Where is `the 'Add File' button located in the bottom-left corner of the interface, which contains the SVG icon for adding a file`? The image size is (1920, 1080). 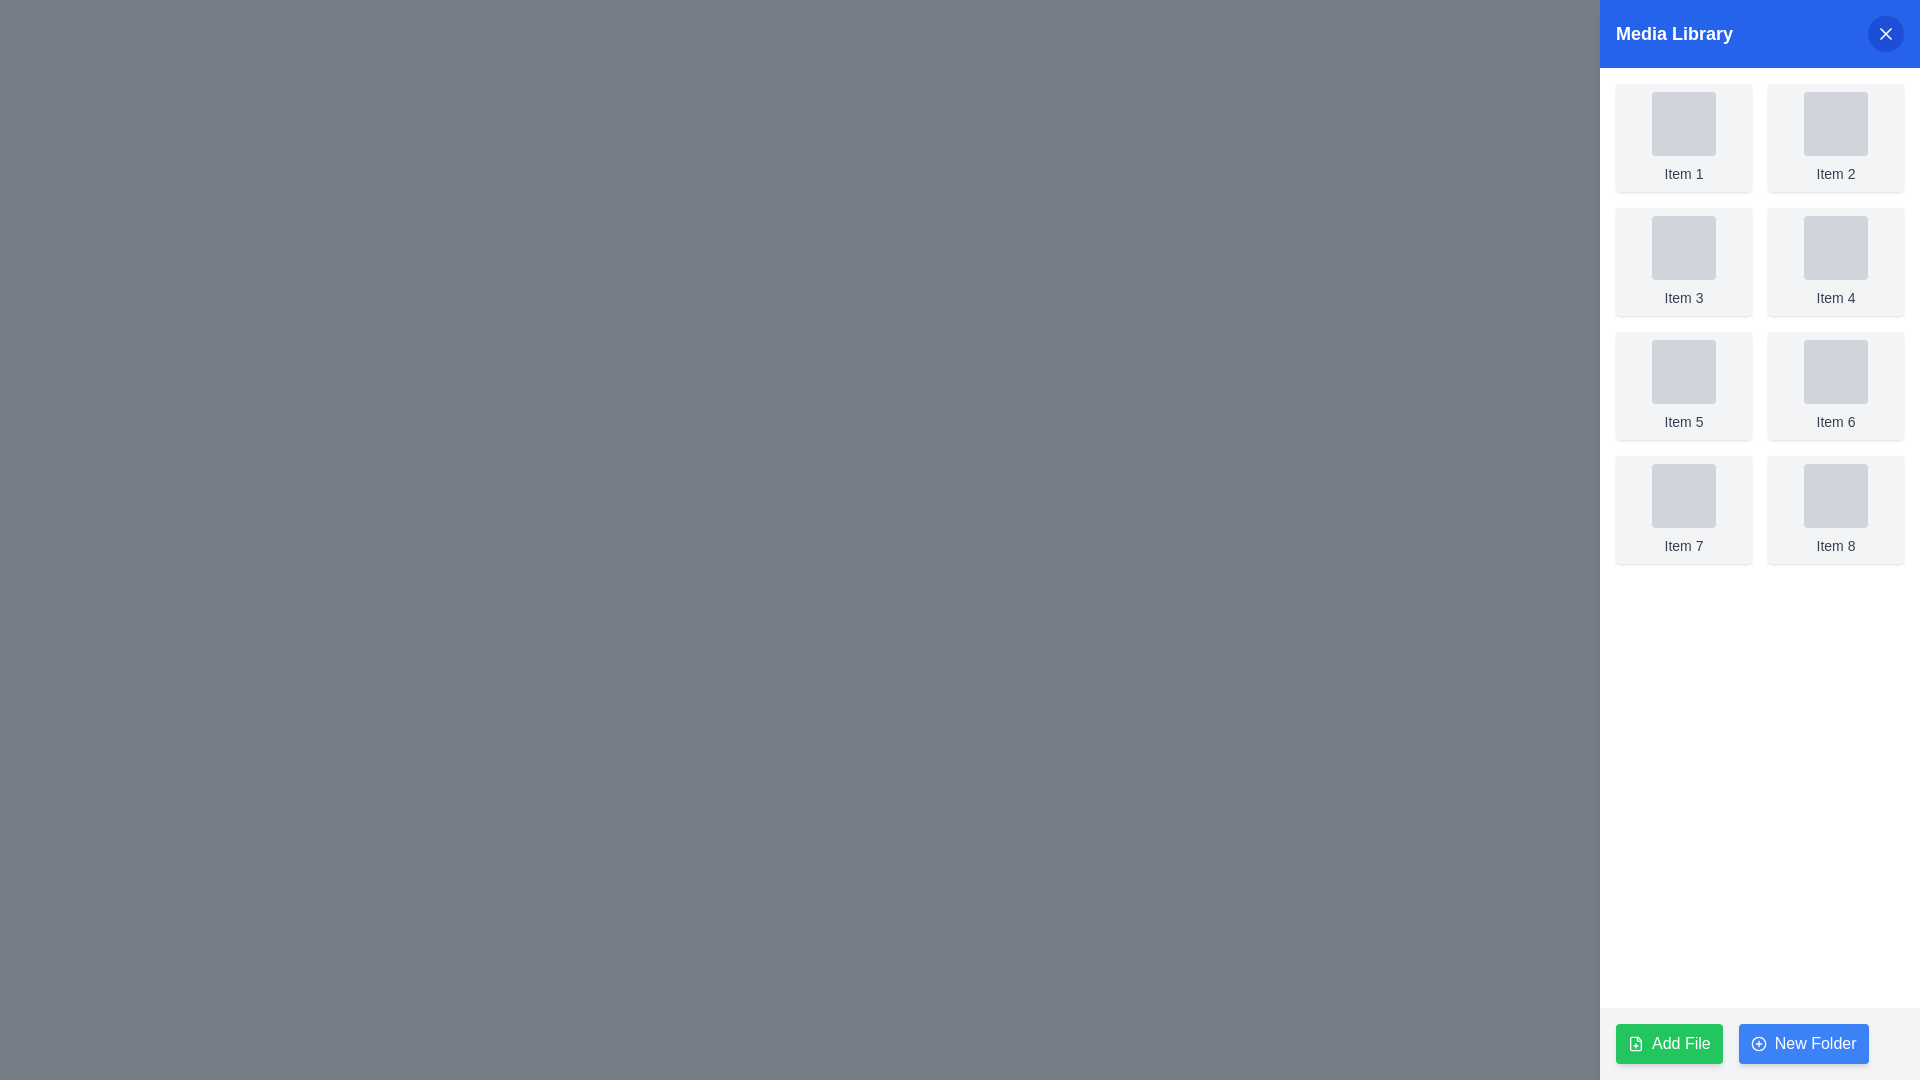
the 'Add File' button located in the bottom-left corner of the interface, which contains the SVG icon for adding a file is located at coordinates (1636, 1043).